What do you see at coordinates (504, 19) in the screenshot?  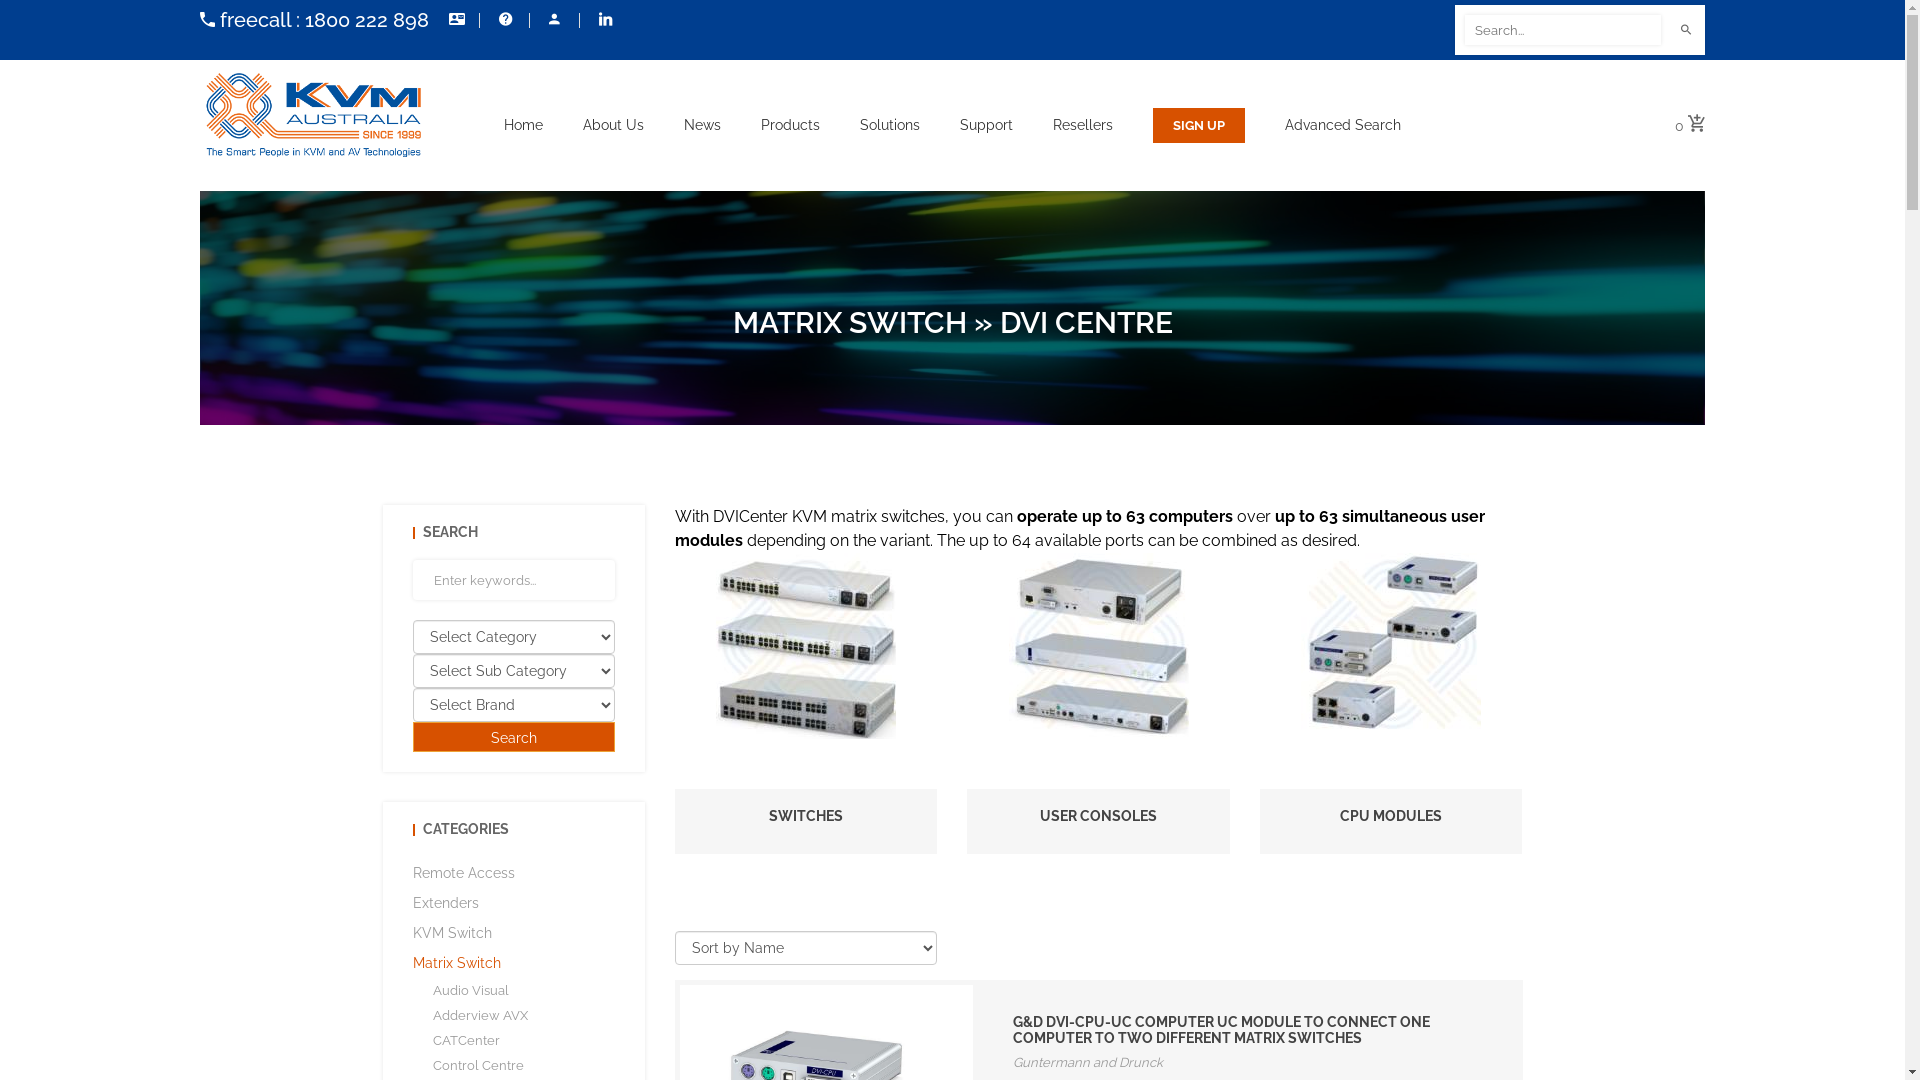 I see `'Help'` at bounding box center [504, 19].